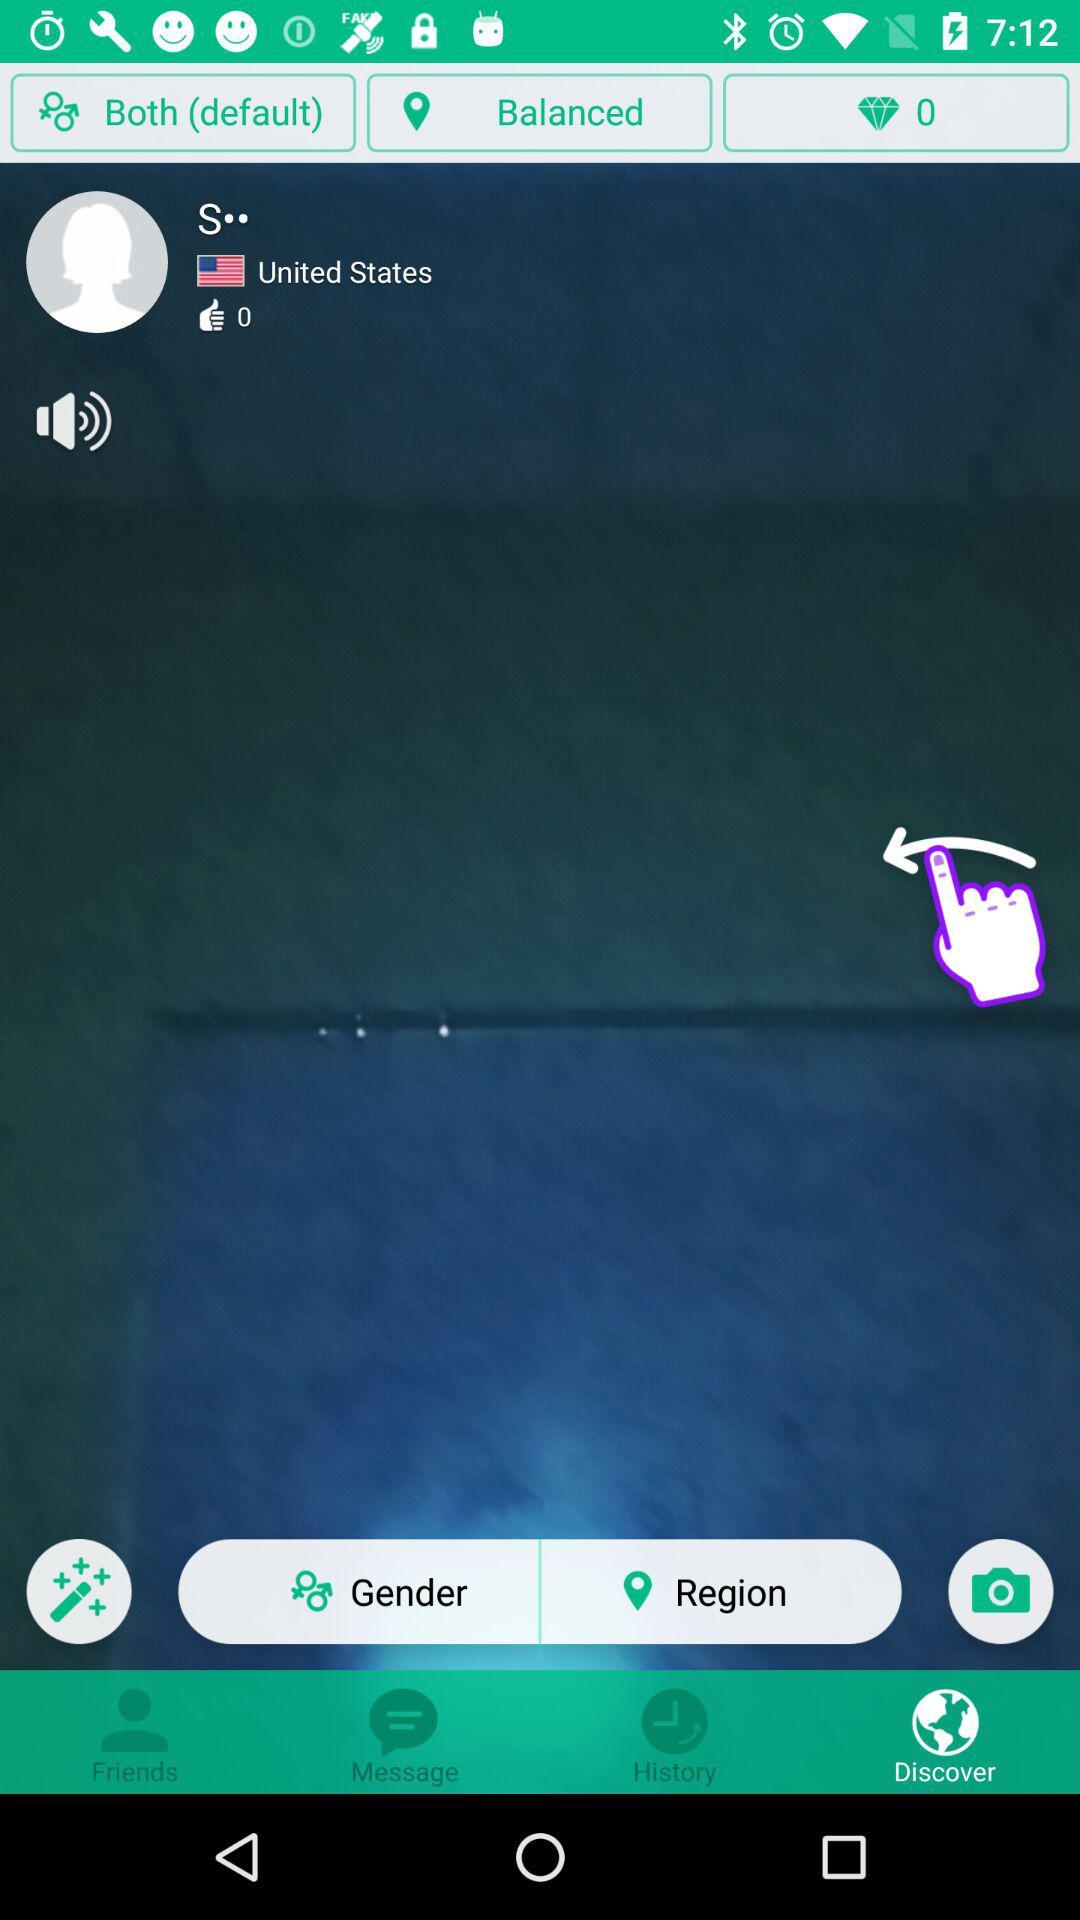 Image resolution: width=1080 pixels, height=1920 pixels. Describe the element at coordinates (71, 420) in the screenshot. I see `volume button` at that location.